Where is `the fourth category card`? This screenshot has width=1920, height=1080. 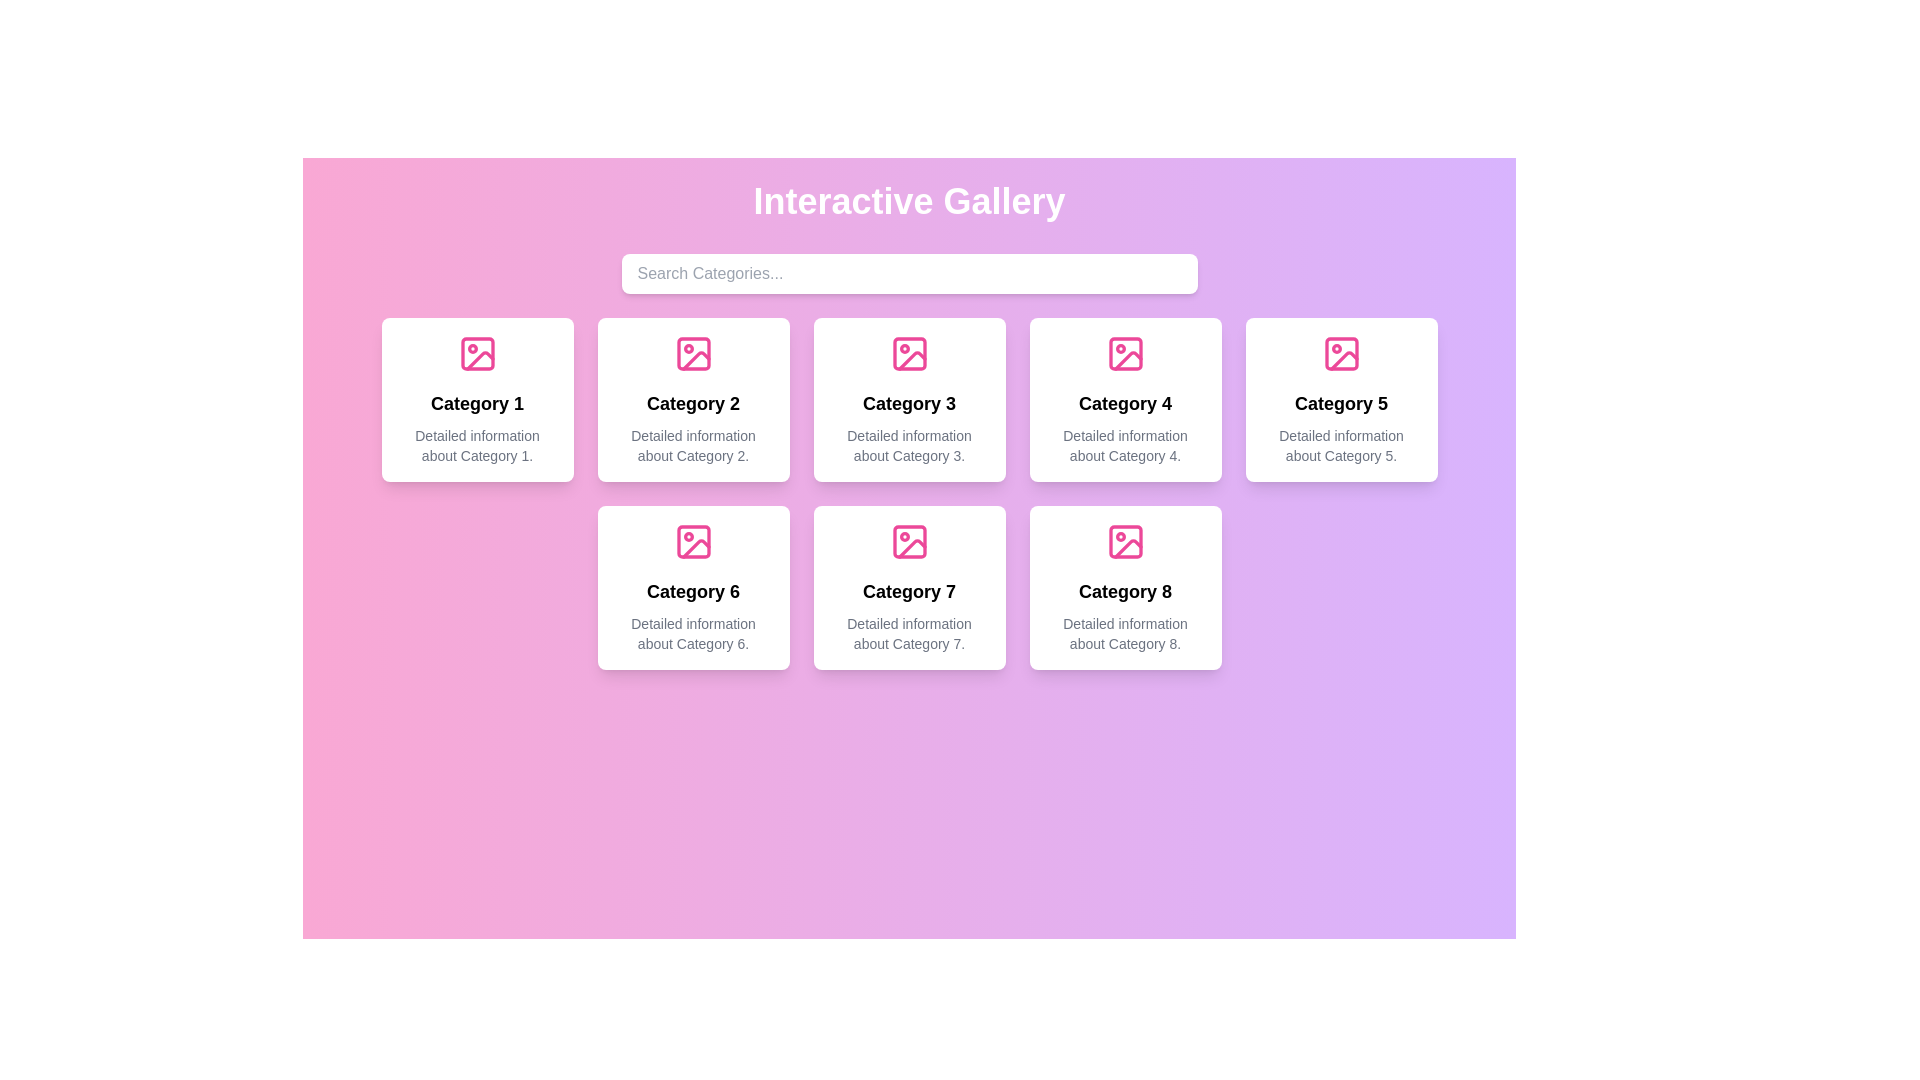
the fourth category card is located at coordinates (1125, 400).